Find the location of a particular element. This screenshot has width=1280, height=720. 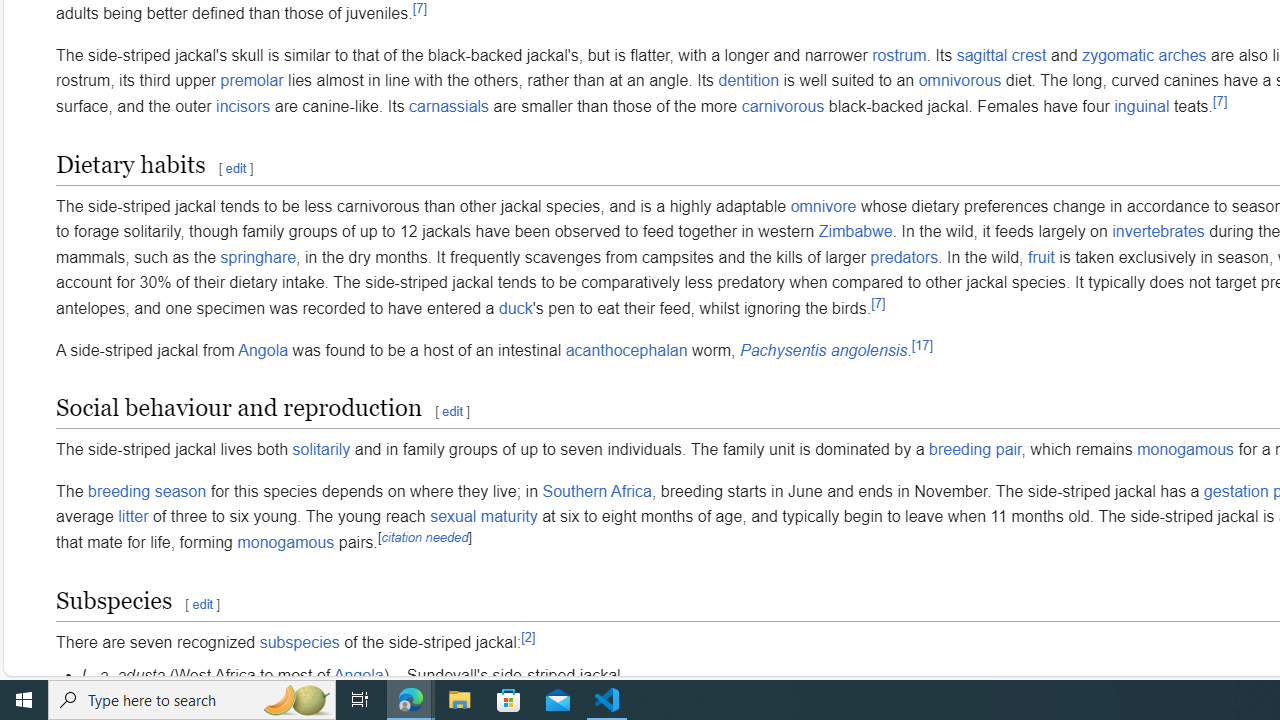

'acanthocephalan' is located at coordinates (625, 349).